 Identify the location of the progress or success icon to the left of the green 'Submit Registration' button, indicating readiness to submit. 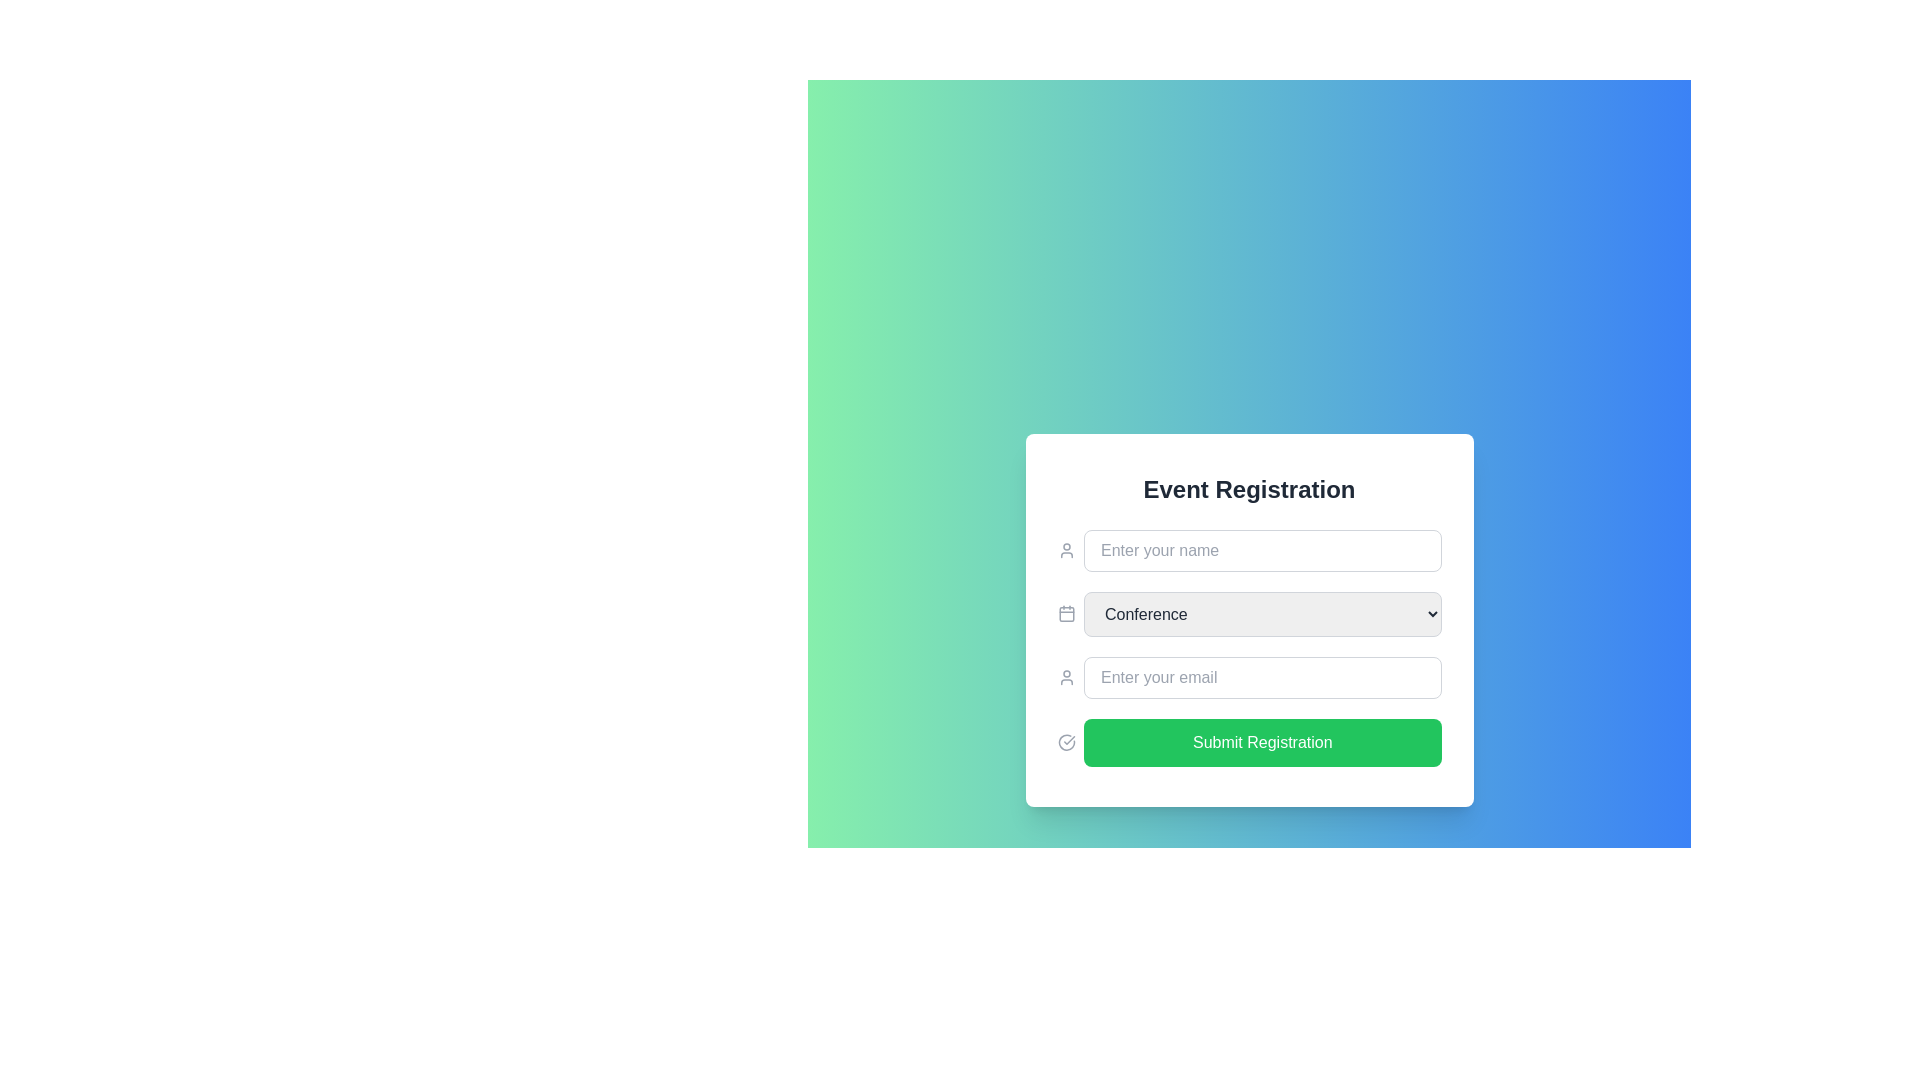
(1065, 742).